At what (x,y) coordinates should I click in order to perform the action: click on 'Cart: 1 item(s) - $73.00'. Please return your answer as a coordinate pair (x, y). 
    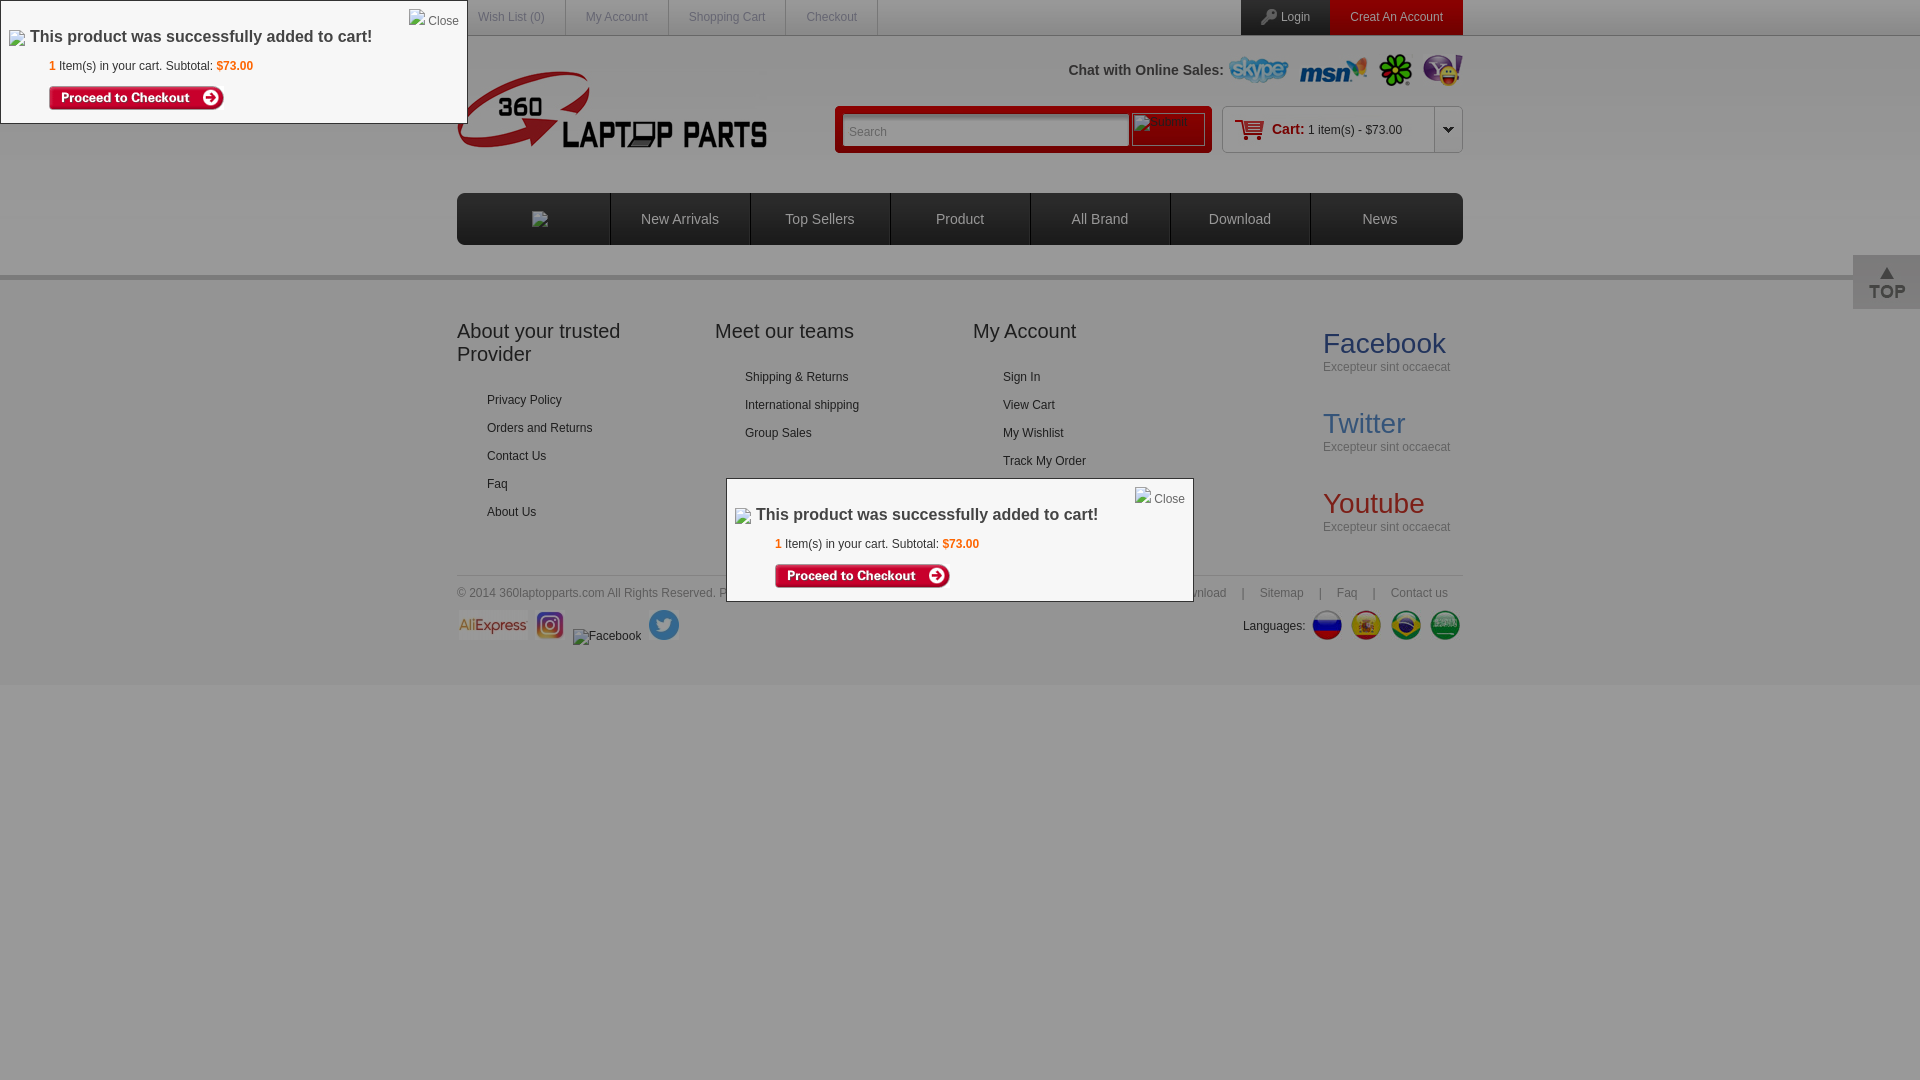
    Looking at the image, I should click on (1337, 130).